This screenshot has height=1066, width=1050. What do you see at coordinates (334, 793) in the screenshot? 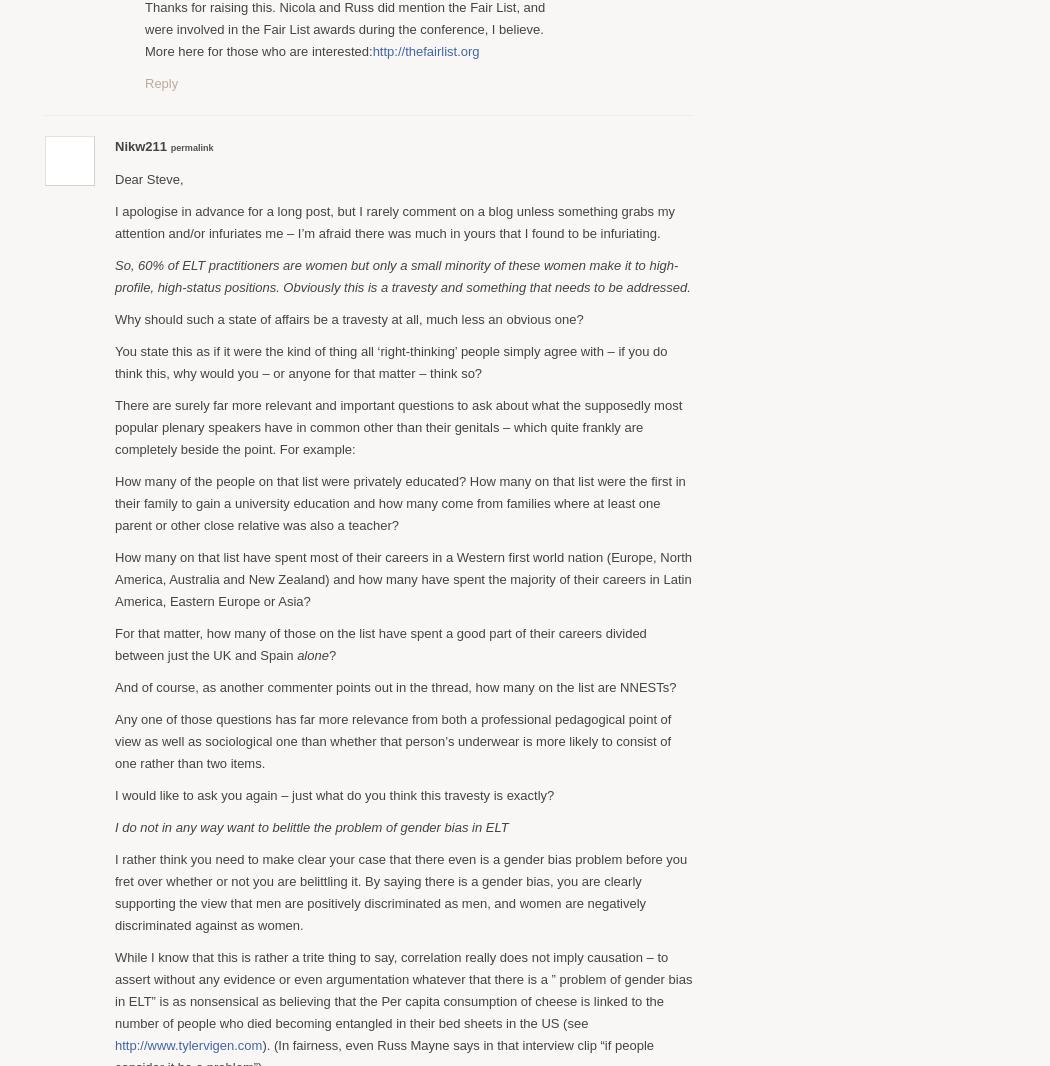
I see `'I would like to ask you again – just what do you think this travesty is exactly?'` at bounding box center [334, 793].